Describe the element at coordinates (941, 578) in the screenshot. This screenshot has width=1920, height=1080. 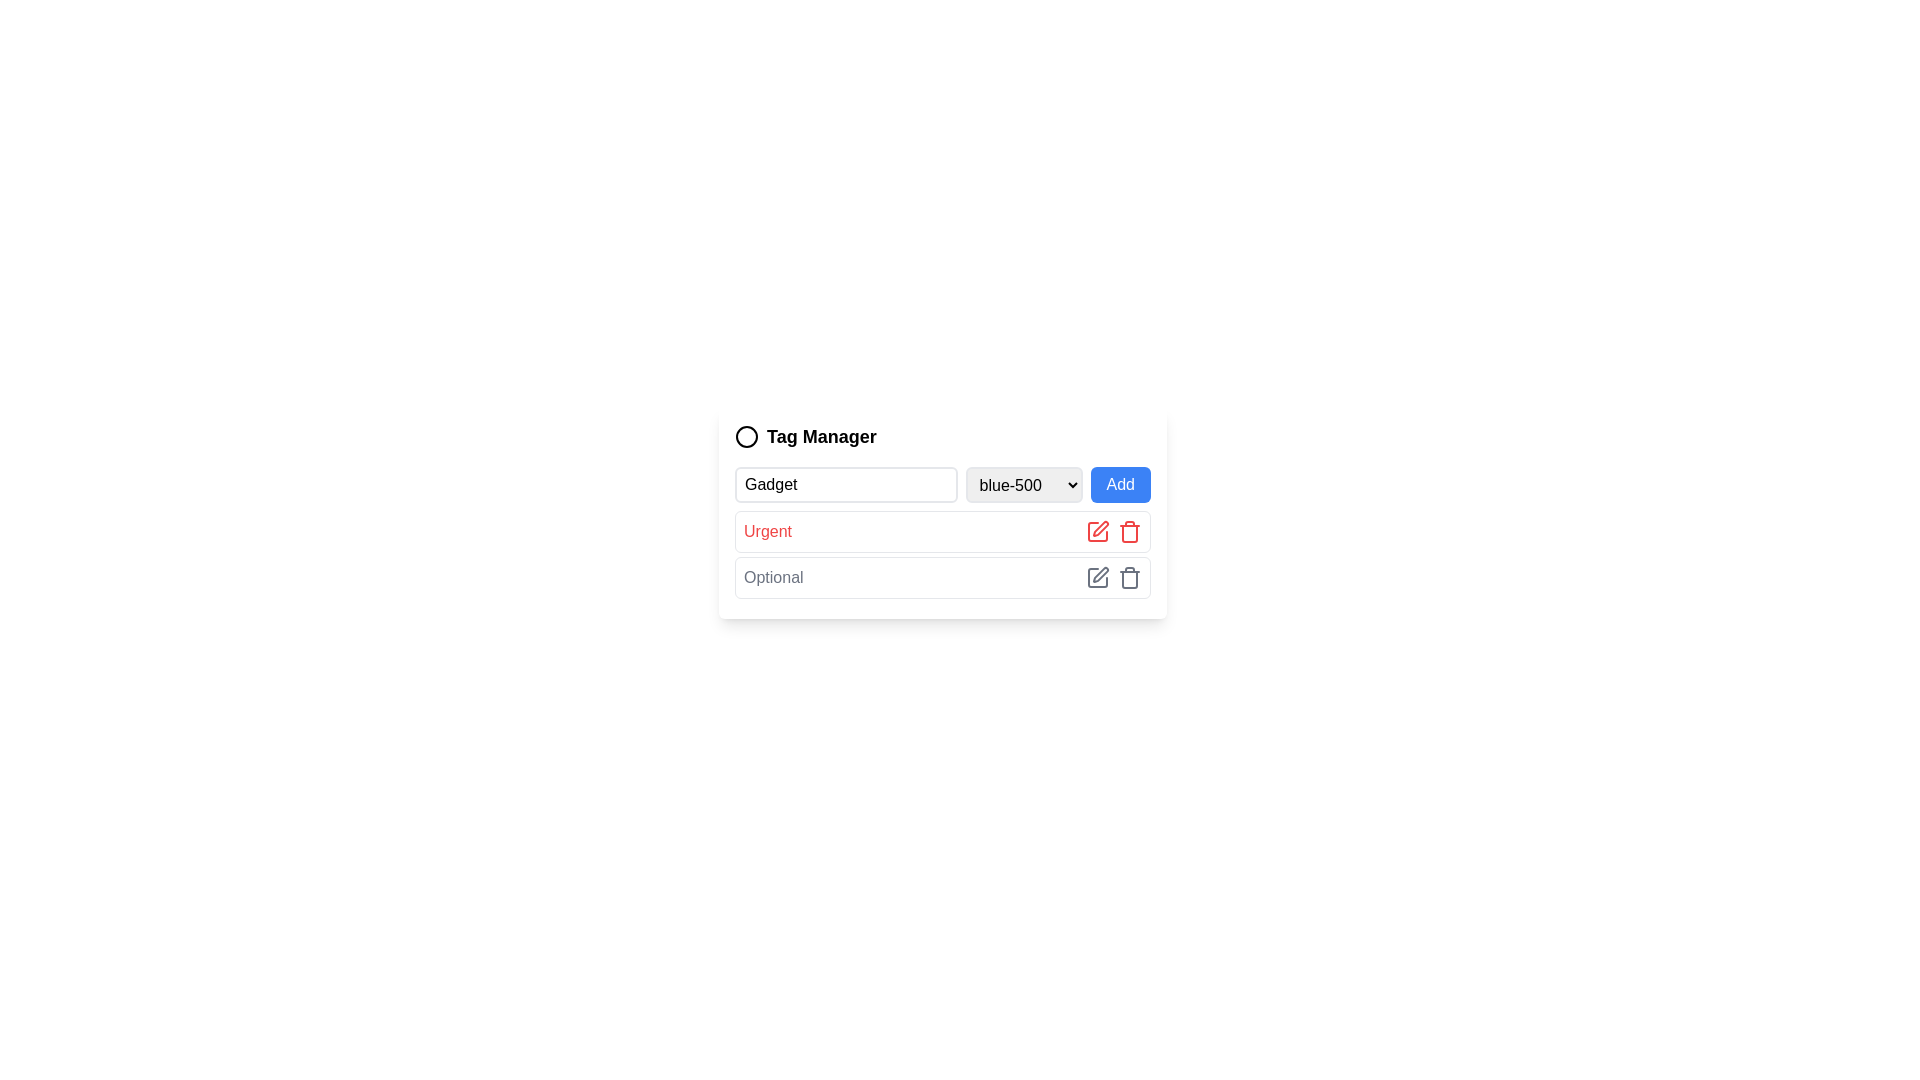
I see `the list item titled 'Optional', which is the second row in the list structure, located immediately below the 'Urgent' item` at that location.